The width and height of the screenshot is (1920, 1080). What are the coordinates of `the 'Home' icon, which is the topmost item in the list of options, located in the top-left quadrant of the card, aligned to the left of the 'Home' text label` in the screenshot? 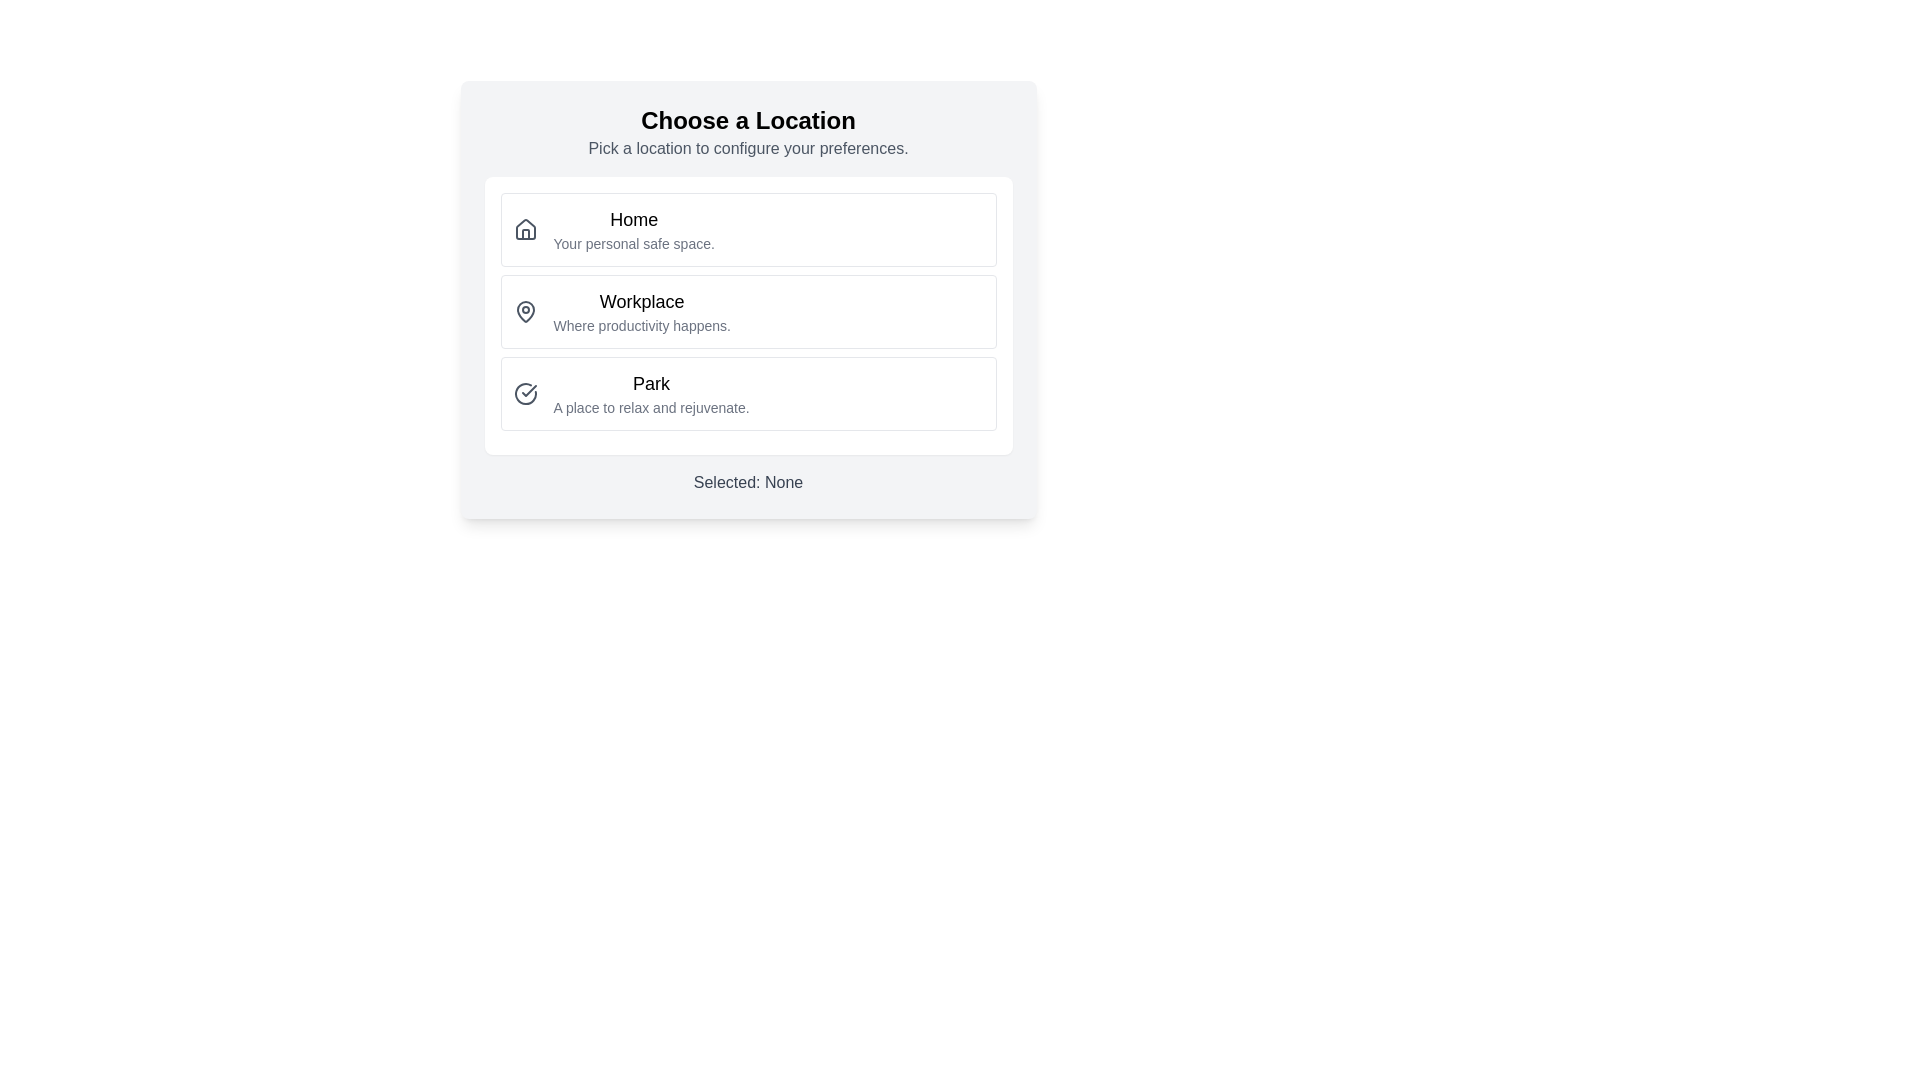 It's located at (525, 229).